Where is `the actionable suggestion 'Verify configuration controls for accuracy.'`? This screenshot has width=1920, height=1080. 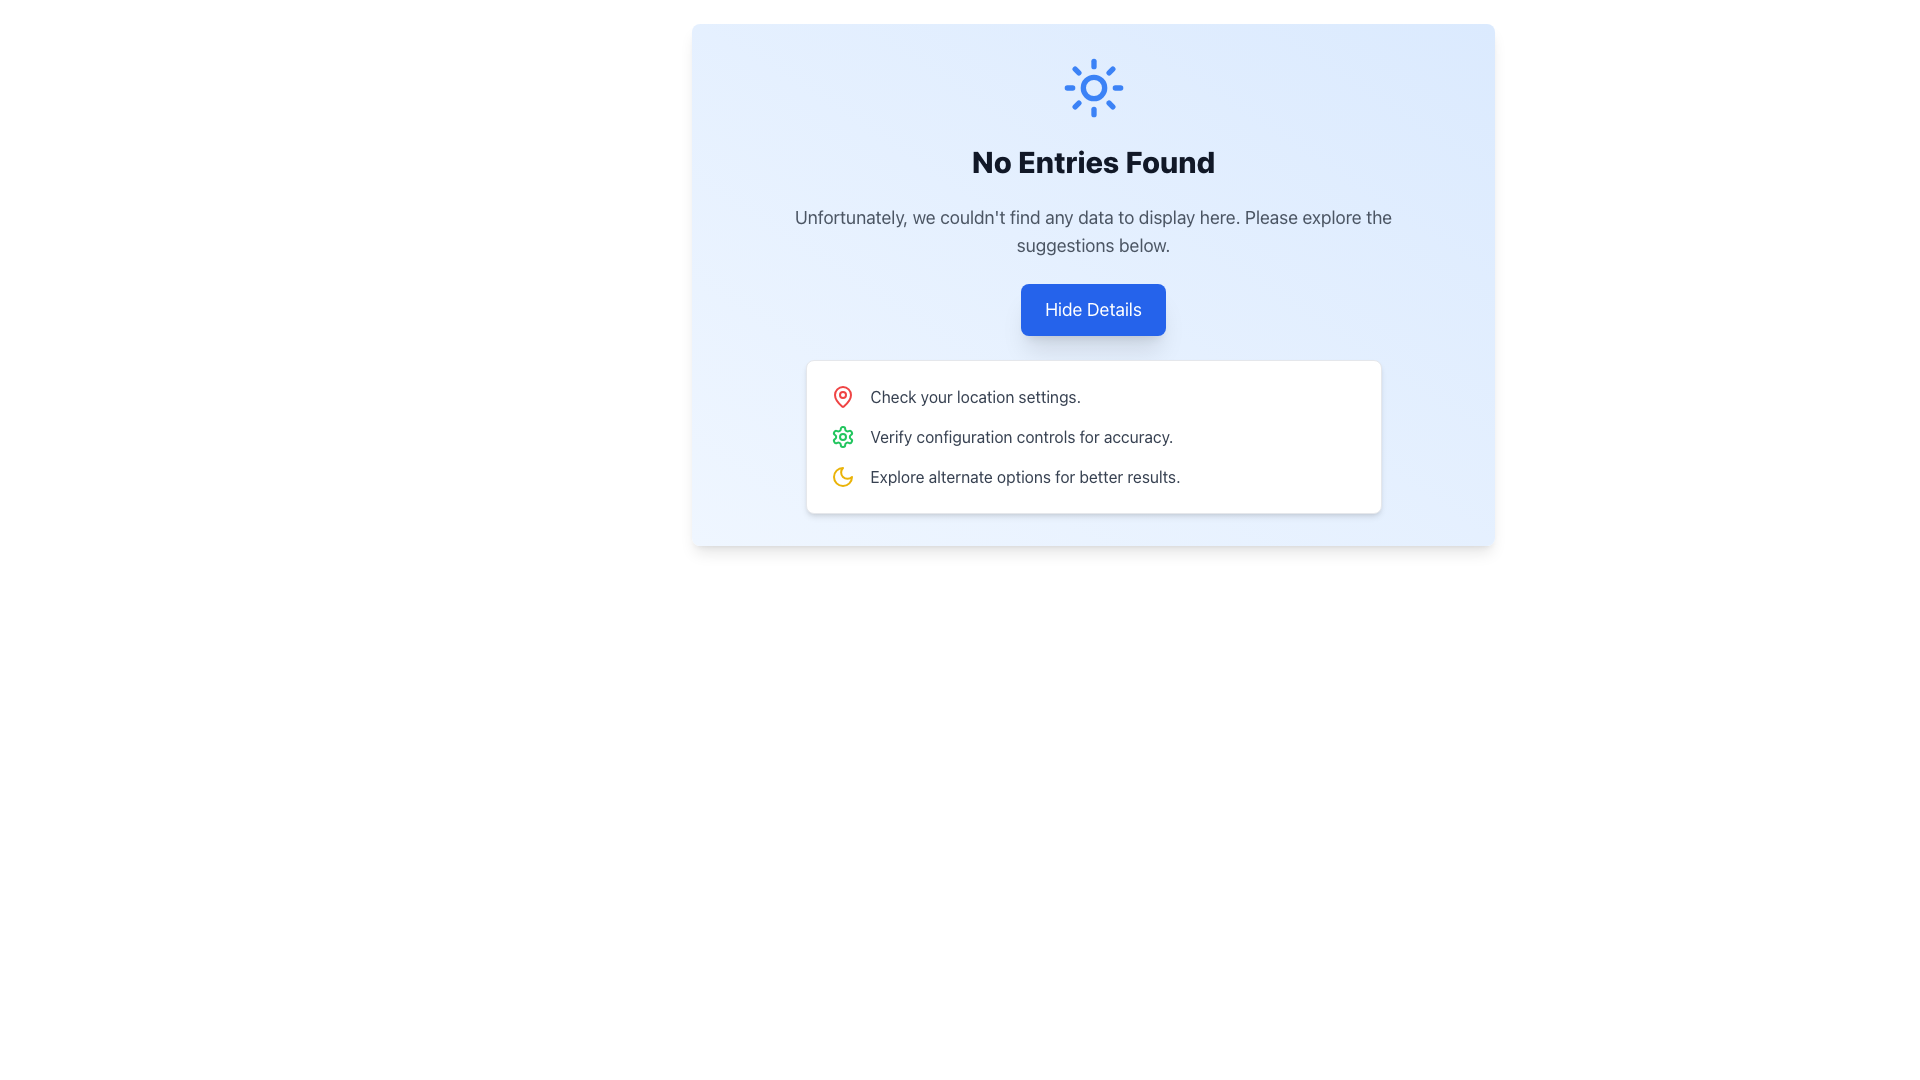 the actionable suggestion 'Verify configuration controls for accuracy.' is located at coordinates (1092, 435).